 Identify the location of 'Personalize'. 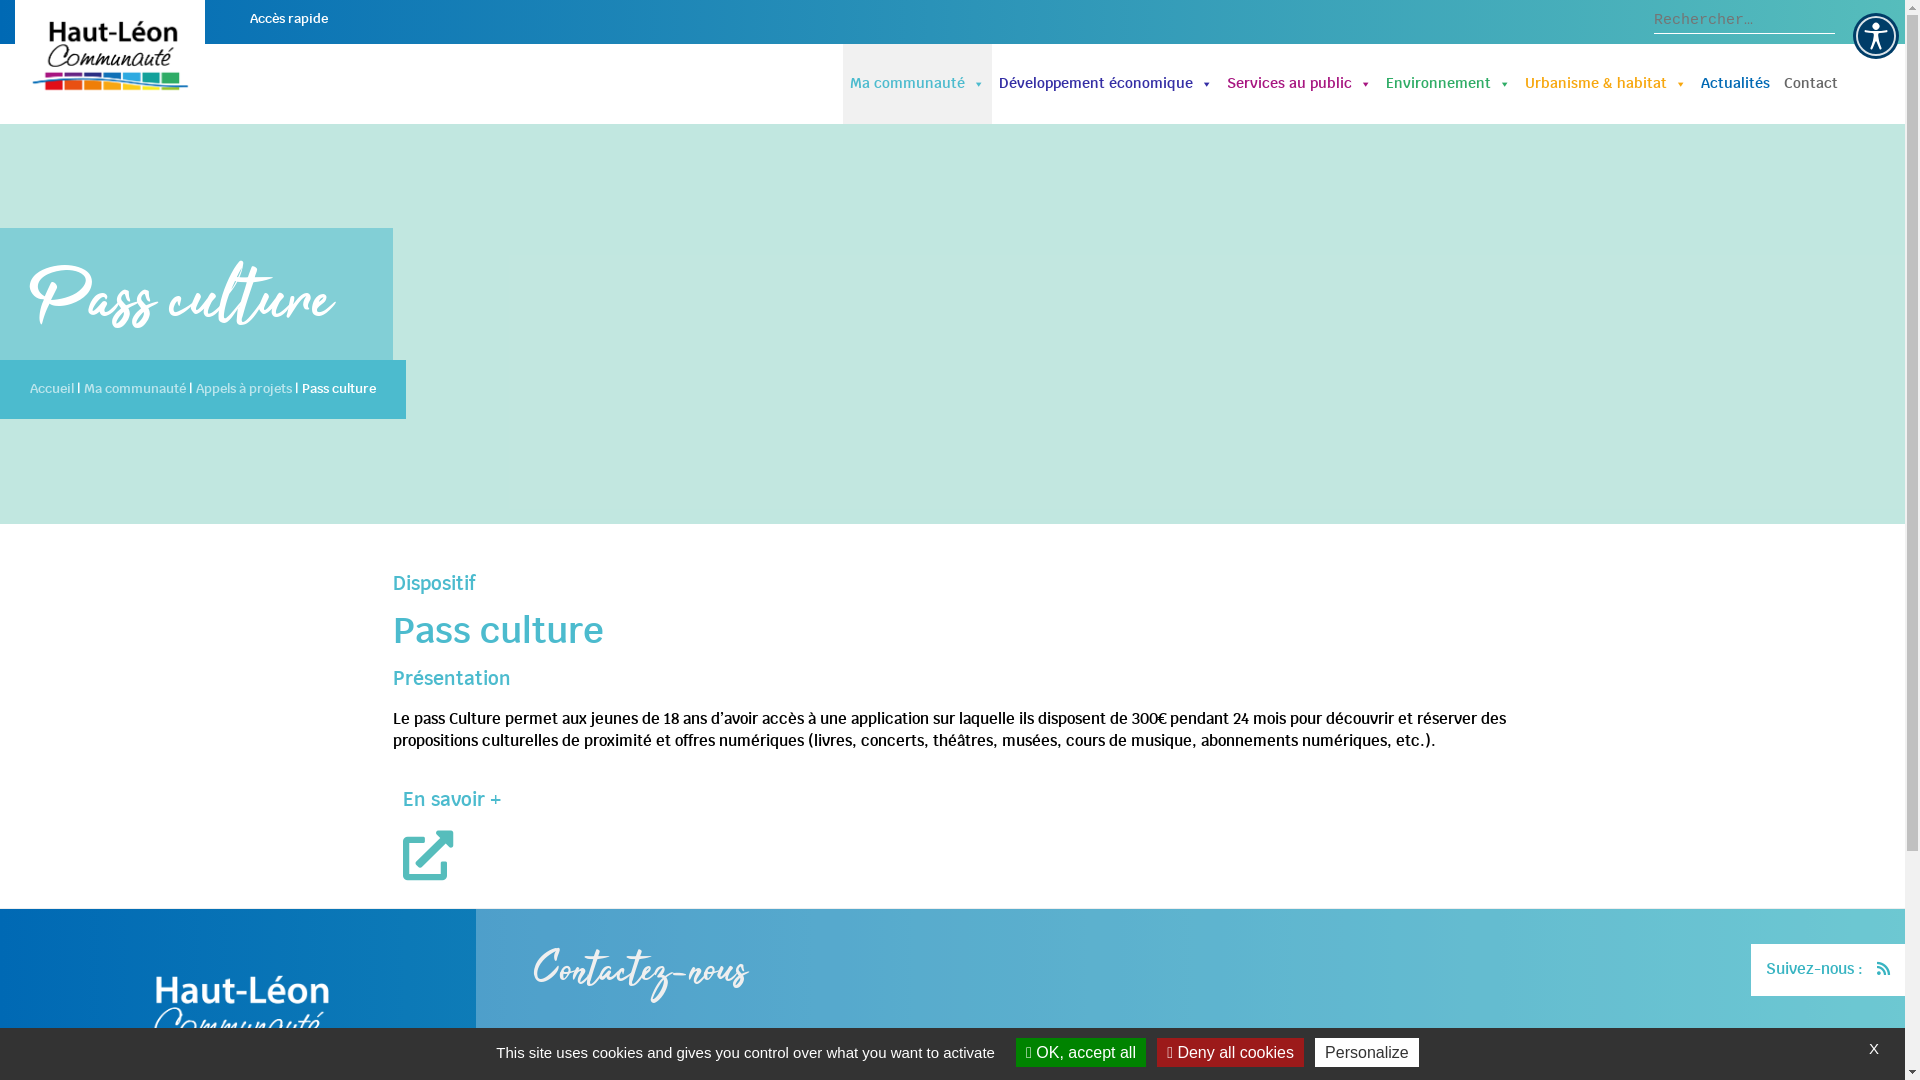
(1366, 1051).